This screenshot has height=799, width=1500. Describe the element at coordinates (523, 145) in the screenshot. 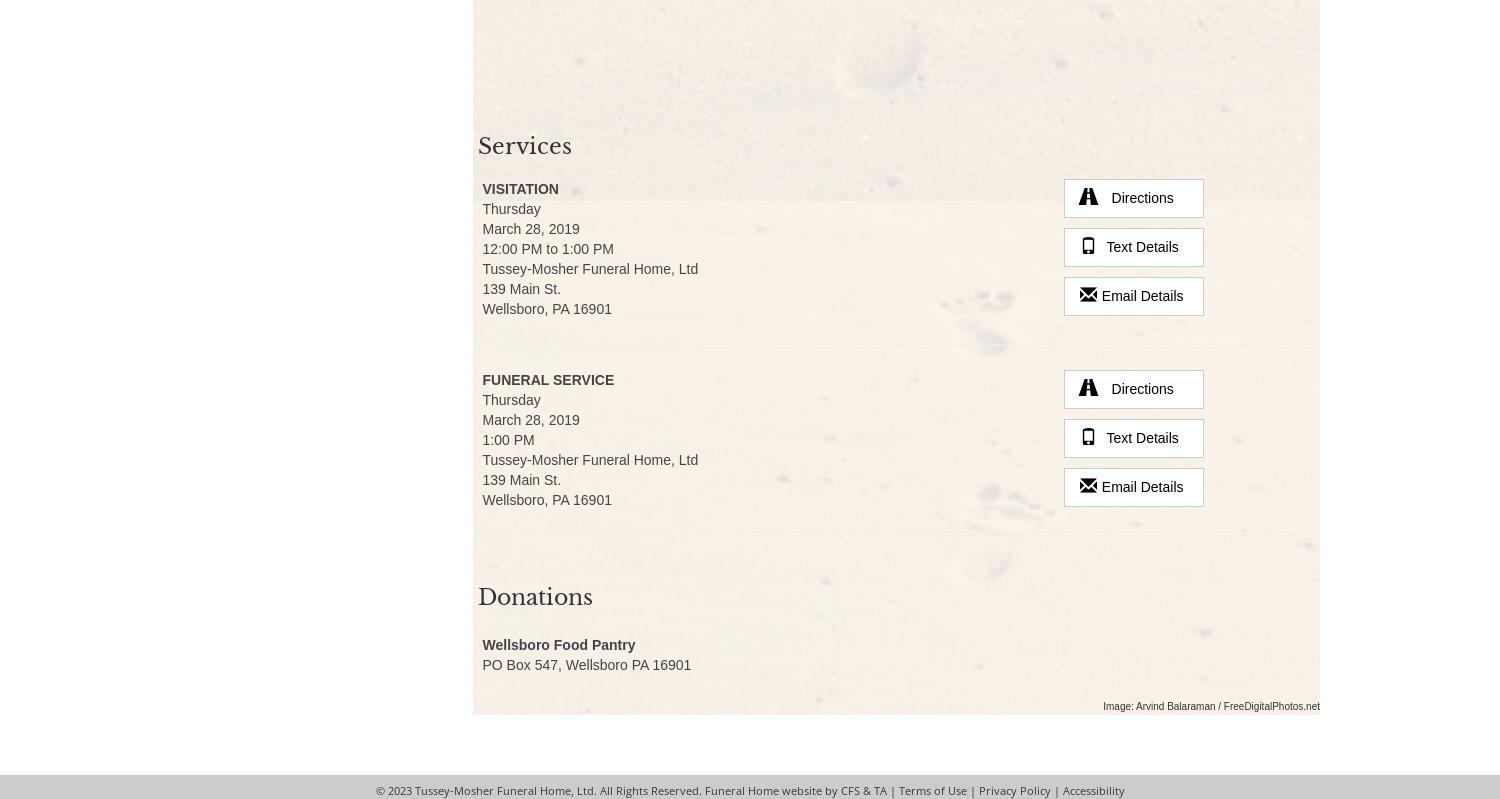

I see `'Services'` at that location.